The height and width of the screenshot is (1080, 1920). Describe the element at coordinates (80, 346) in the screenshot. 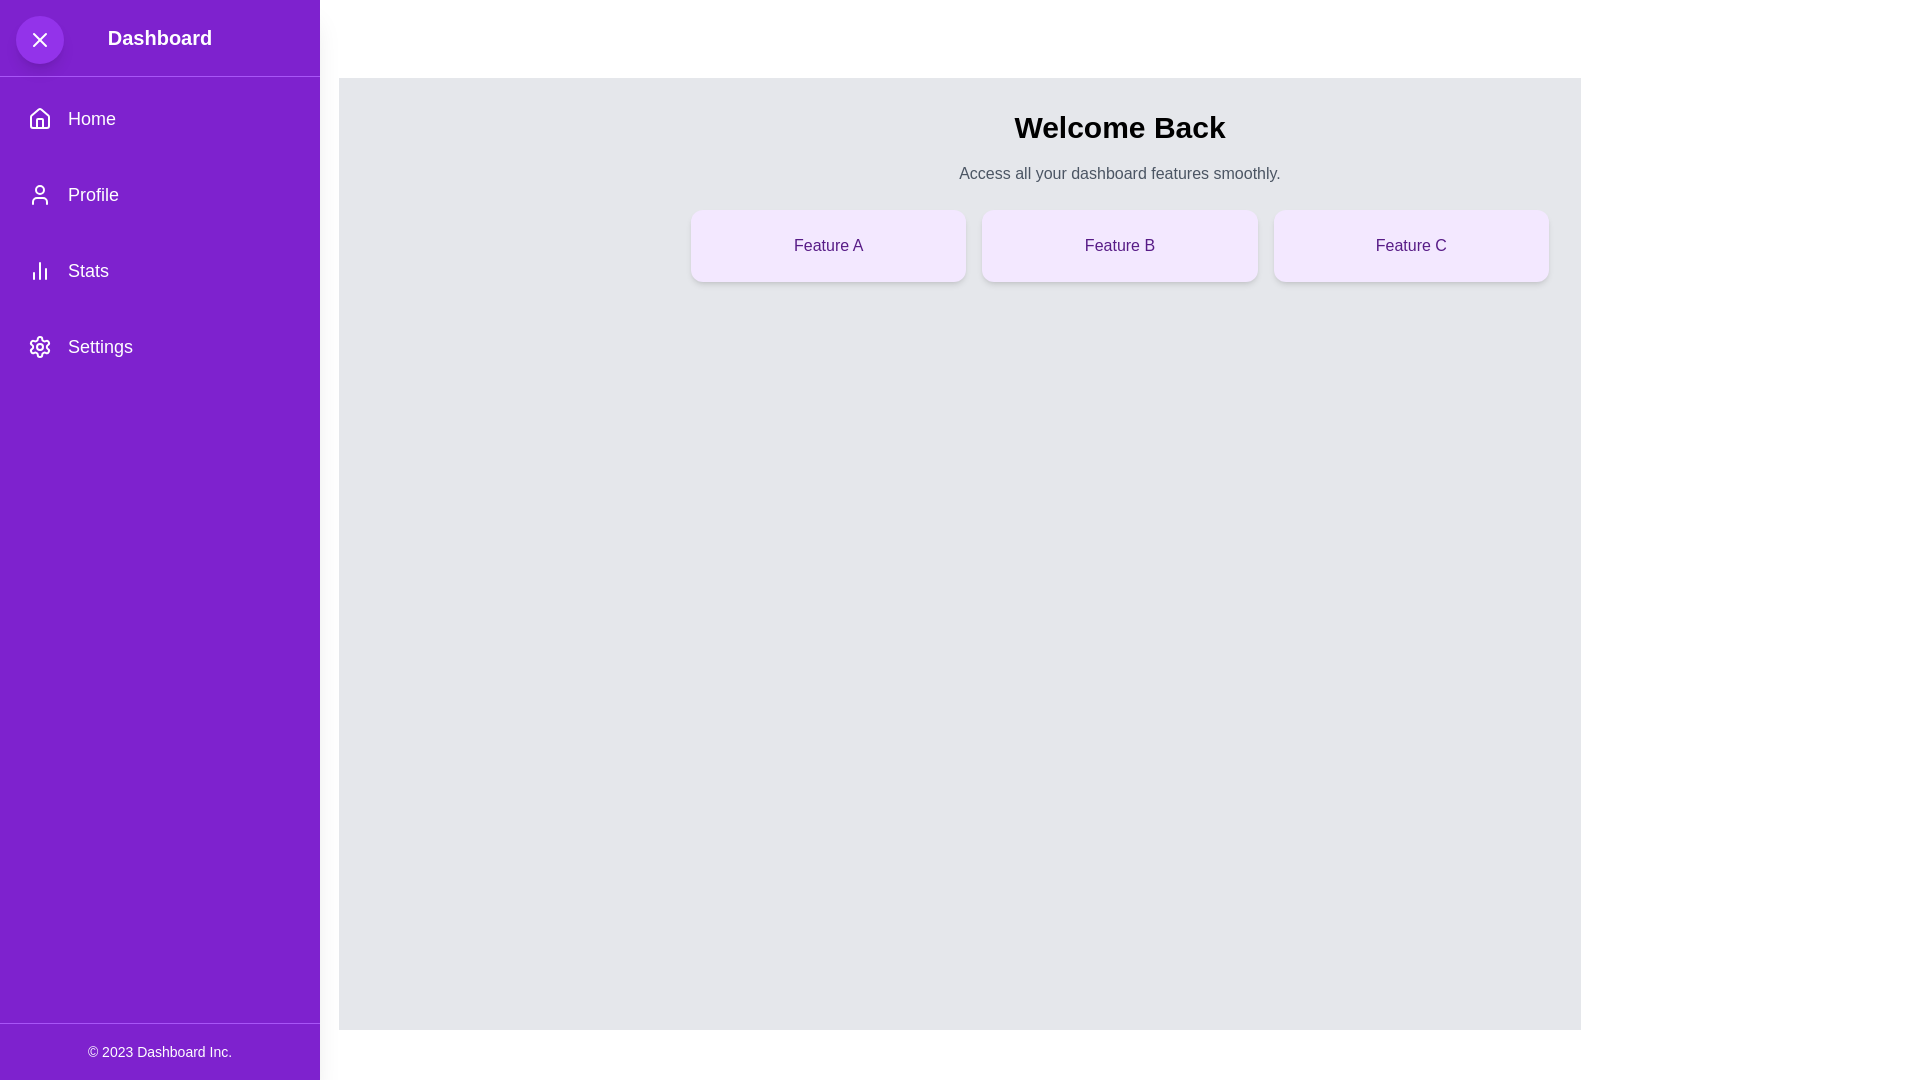

I see `the button located as the fourth item in the vertical menu on the left side of the interface for rapid navigation` at that location.